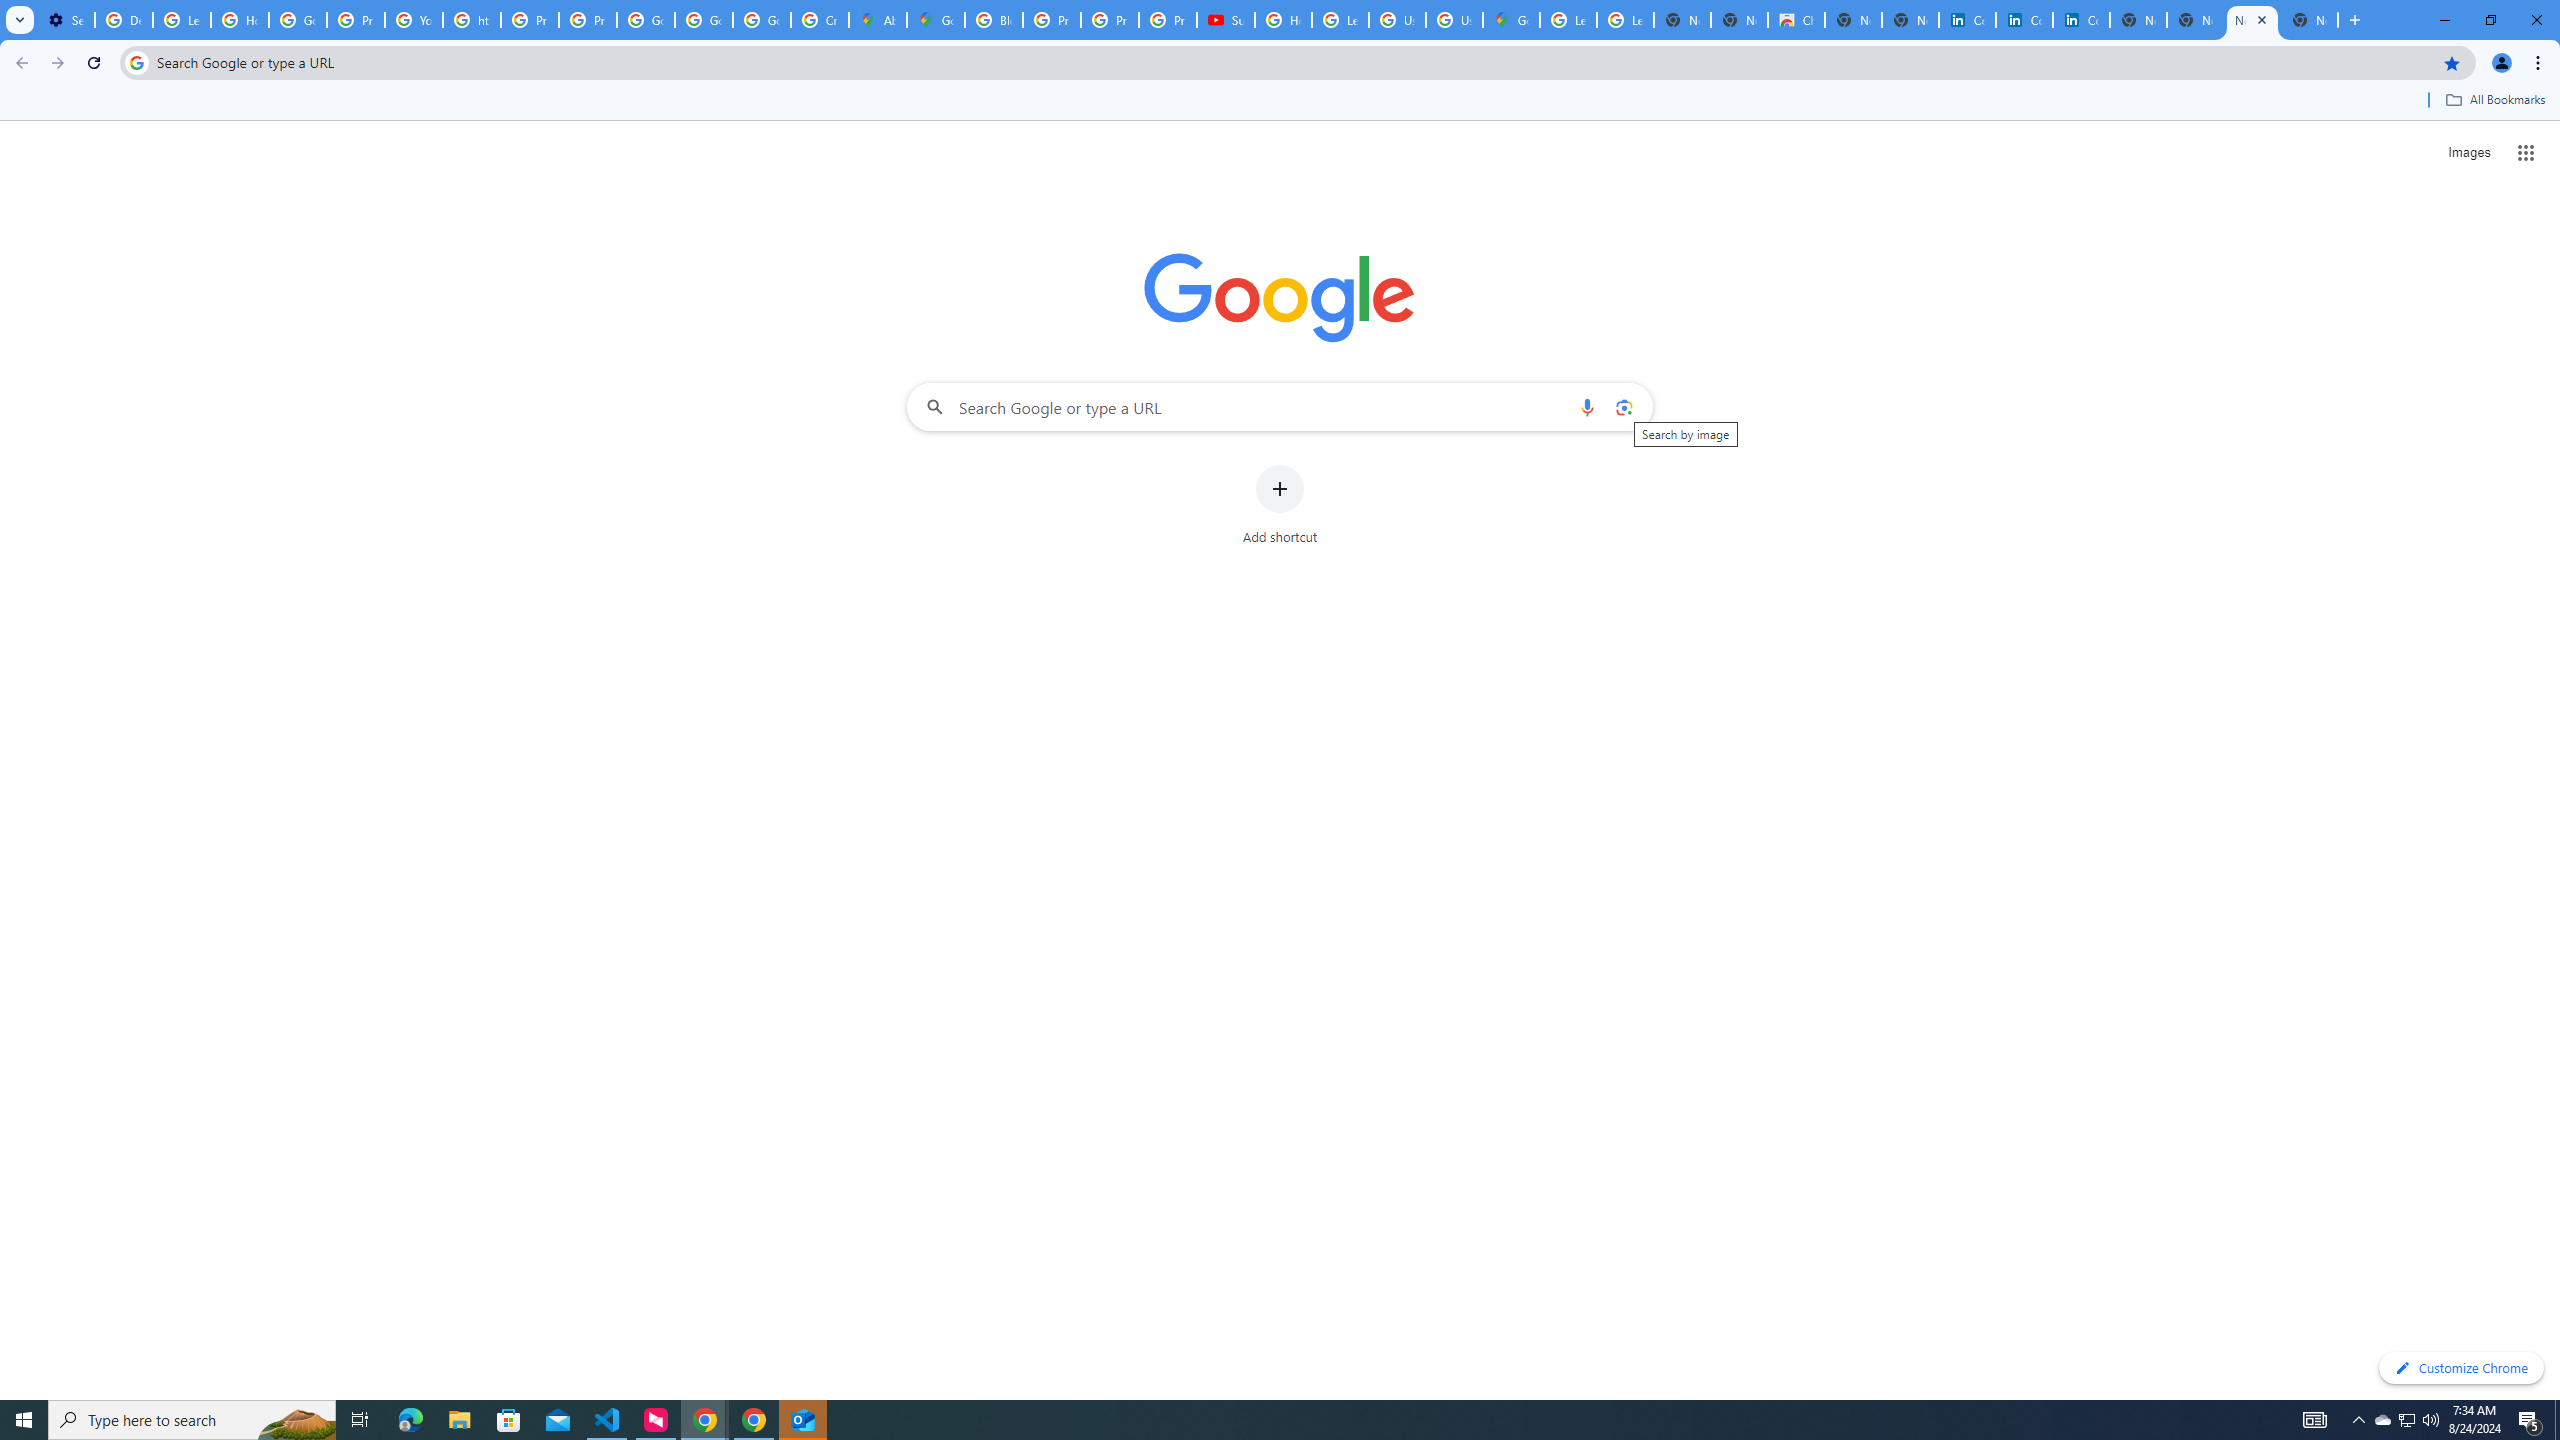 This screenshot has height=1440, width=2560. Describe the element at coordinates (1794, 19) in the screenshot. I see `'Chrome Web Store'` at that location.